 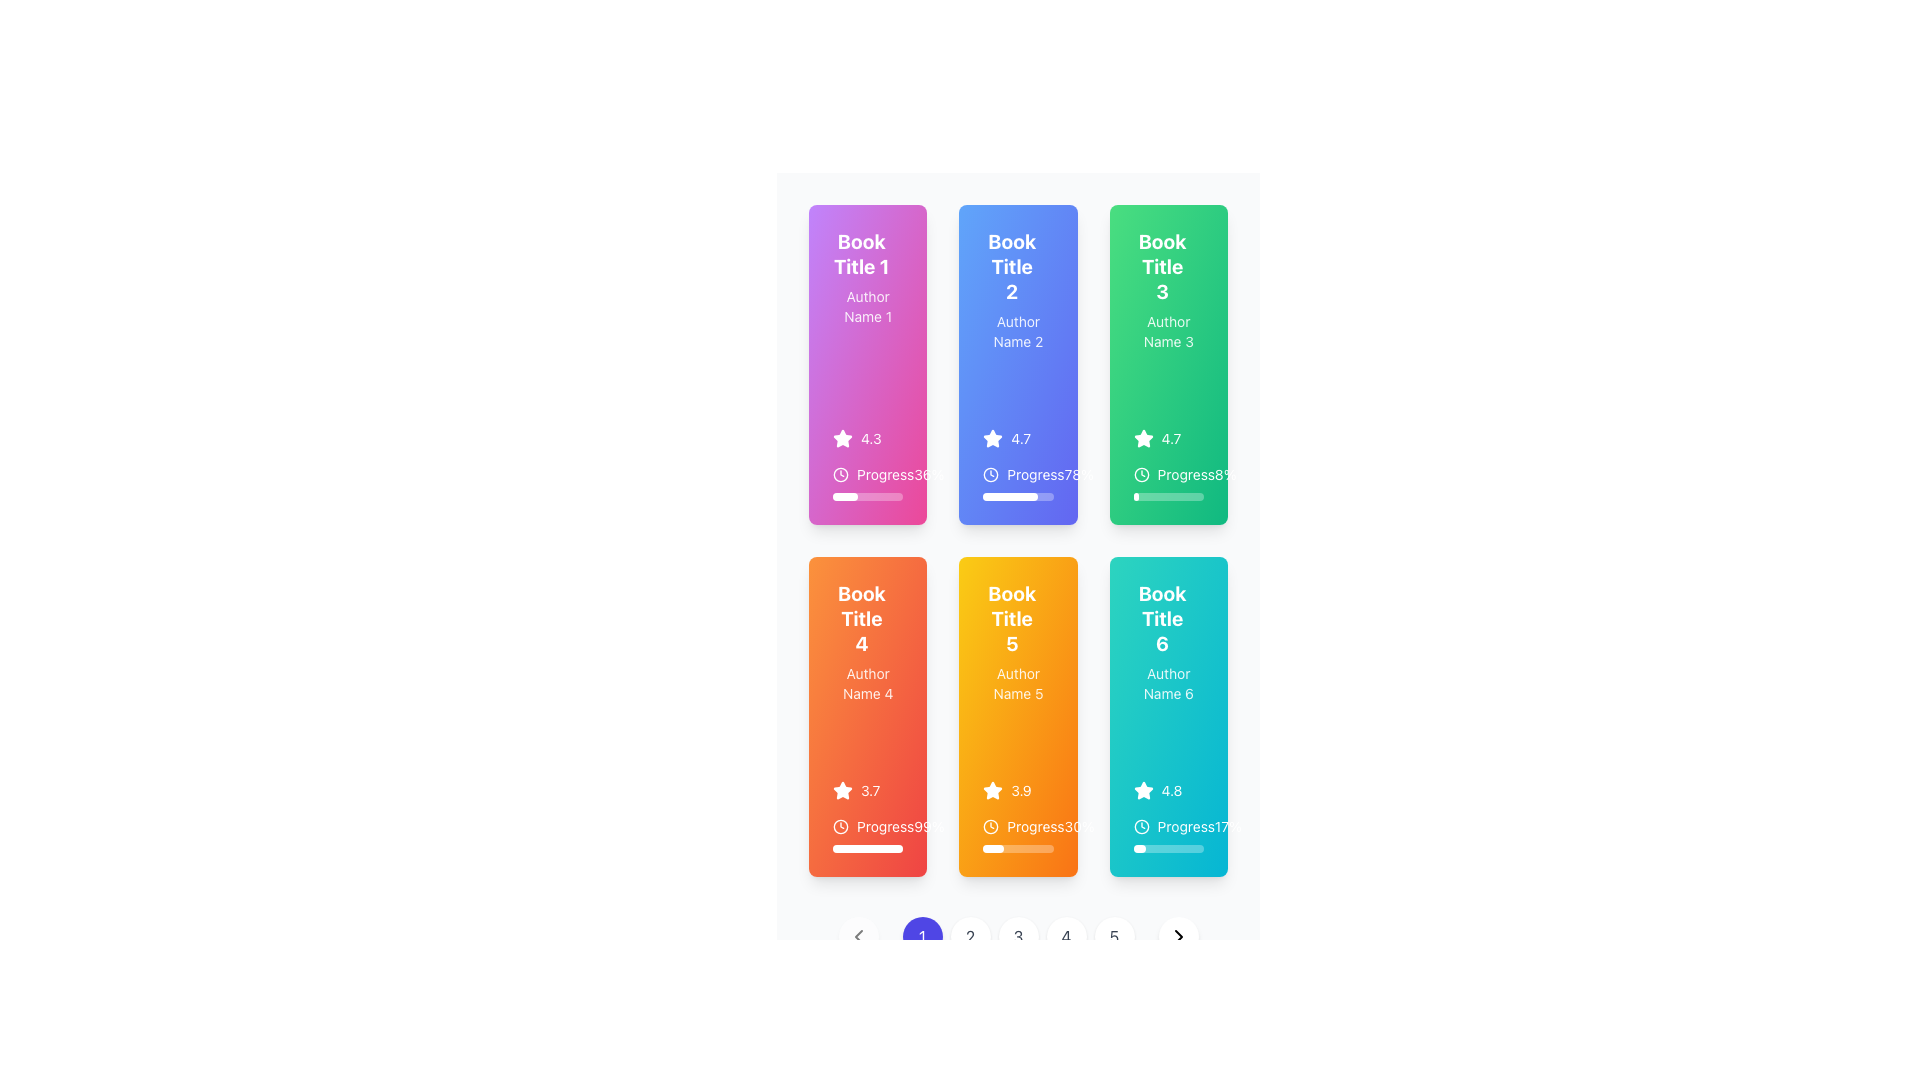 What do you see at coordinates (1168, 465) in the screenshot?
I see `the progress indicator located at the lower part of the green card labeled 'Book Title 3' in the top-right area of the interface` at bounding box center [1168, 465].